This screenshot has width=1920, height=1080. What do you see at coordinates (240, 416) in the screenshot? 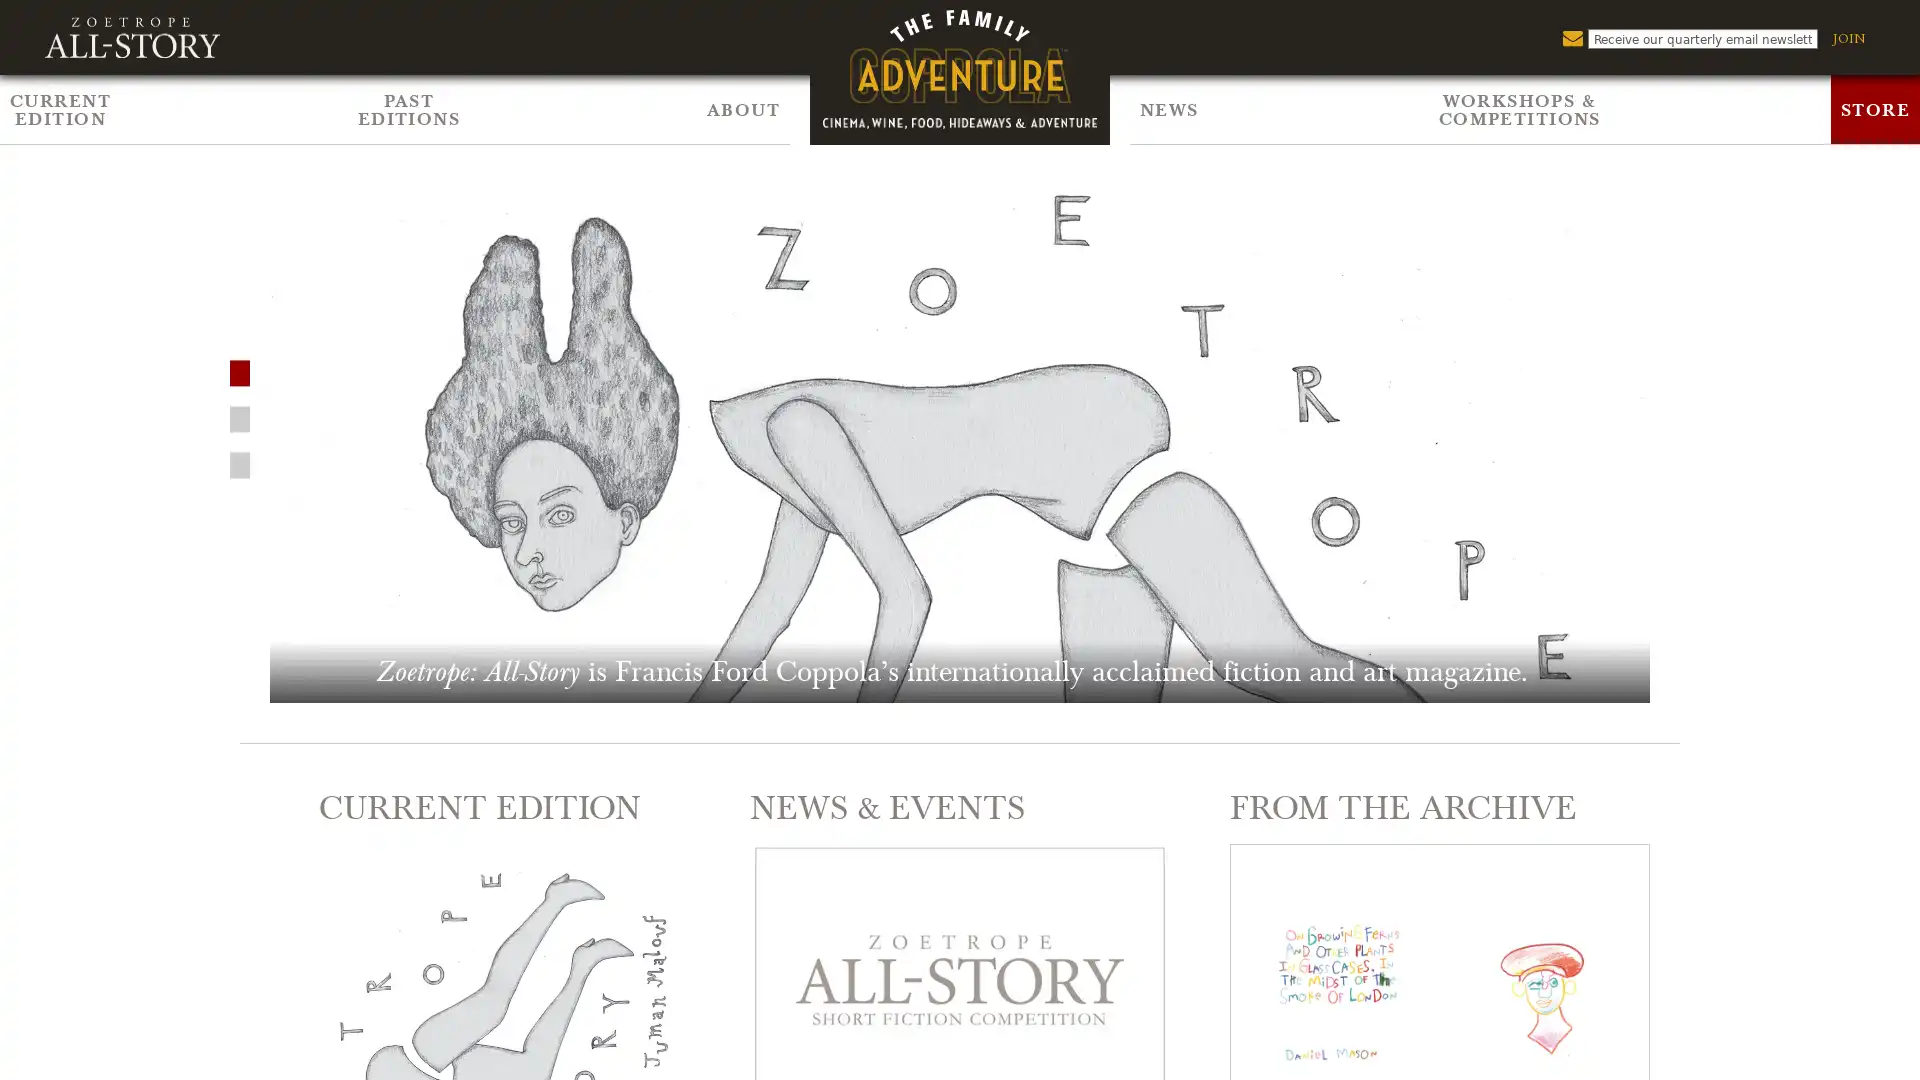
I see `Current Slide` at bounding box center [240, 416].